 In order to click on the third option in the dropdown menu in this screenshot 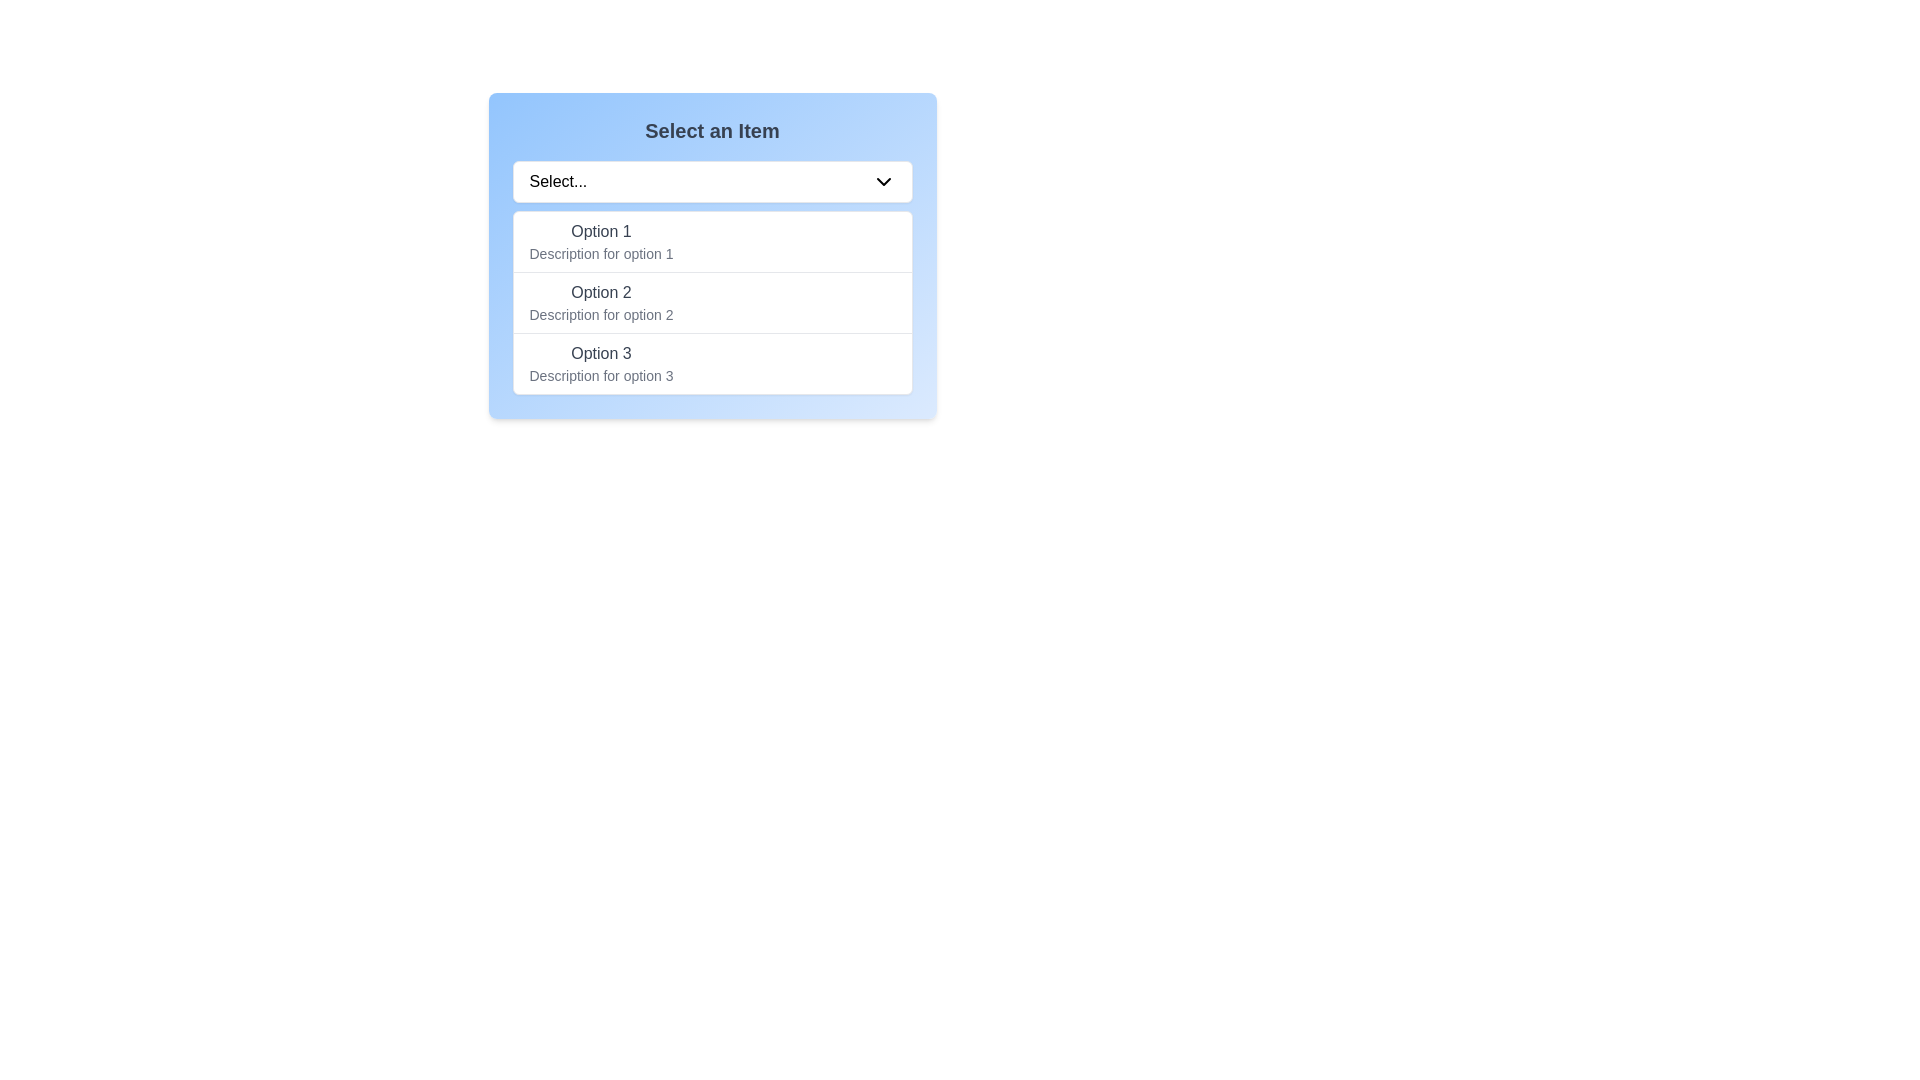, I will do `click(712, 363)`.